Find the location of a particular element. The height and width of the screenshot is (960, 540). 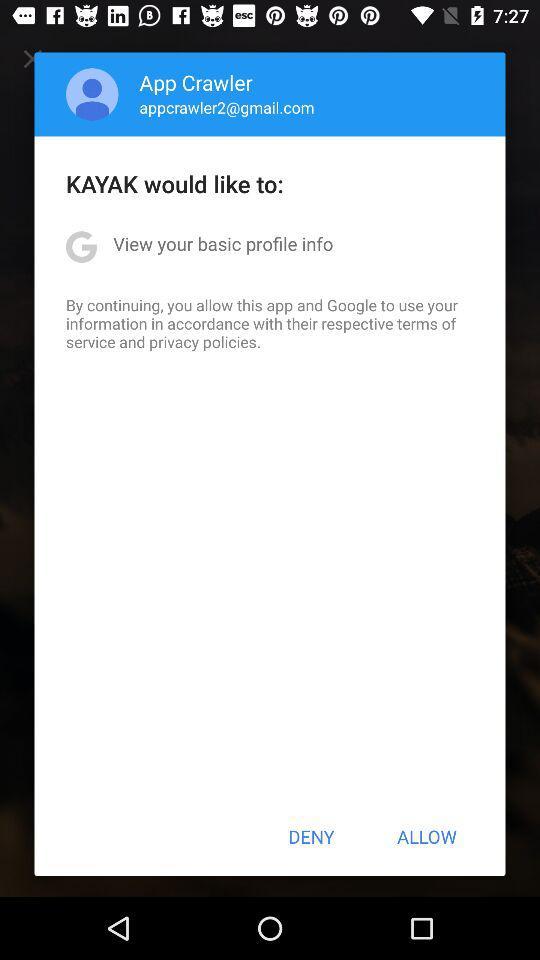

view your basic app is located at coordinates (222, 242).